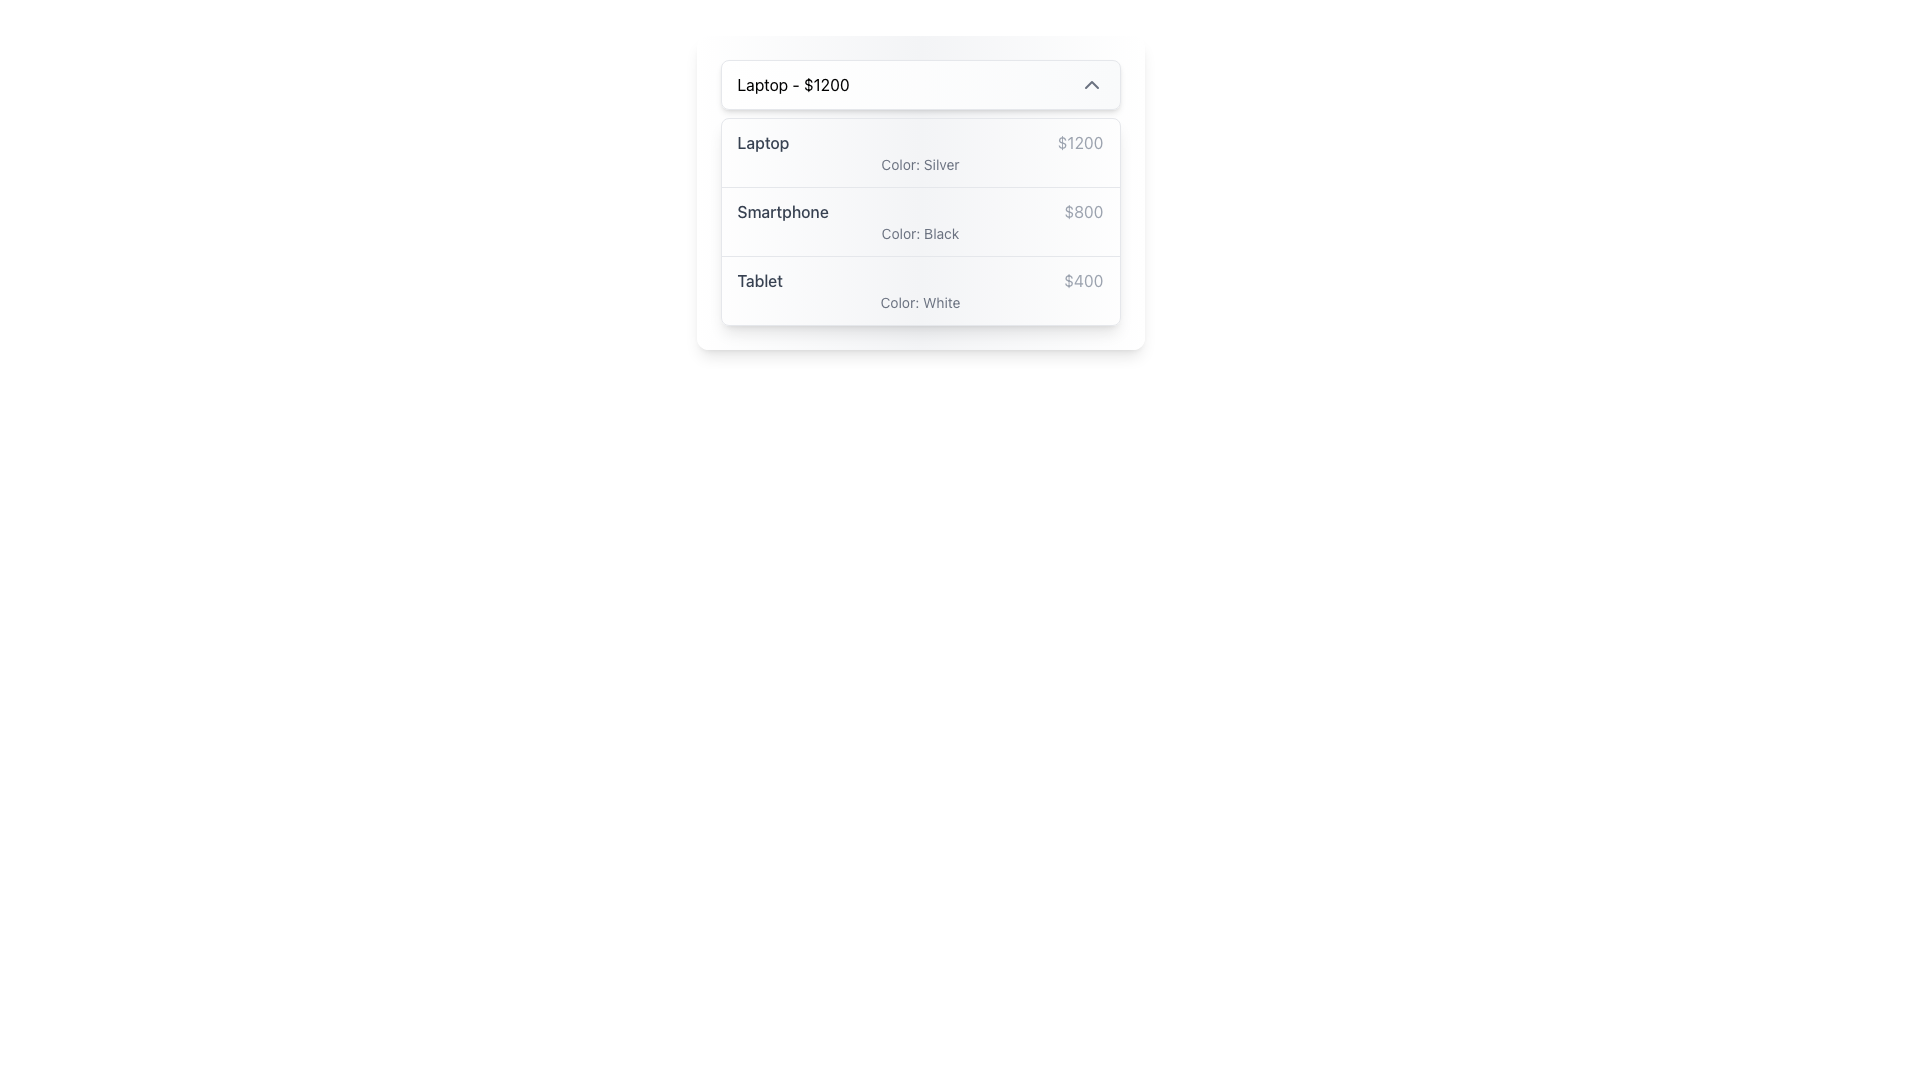  Describe the element at coordinates (759, 281) in the screenshot. I see `the text label element reading 'Tablet', which is styled with a medium-weight font and gray color, located in the third entry of a vertical list next to the price '$400'` at that location.